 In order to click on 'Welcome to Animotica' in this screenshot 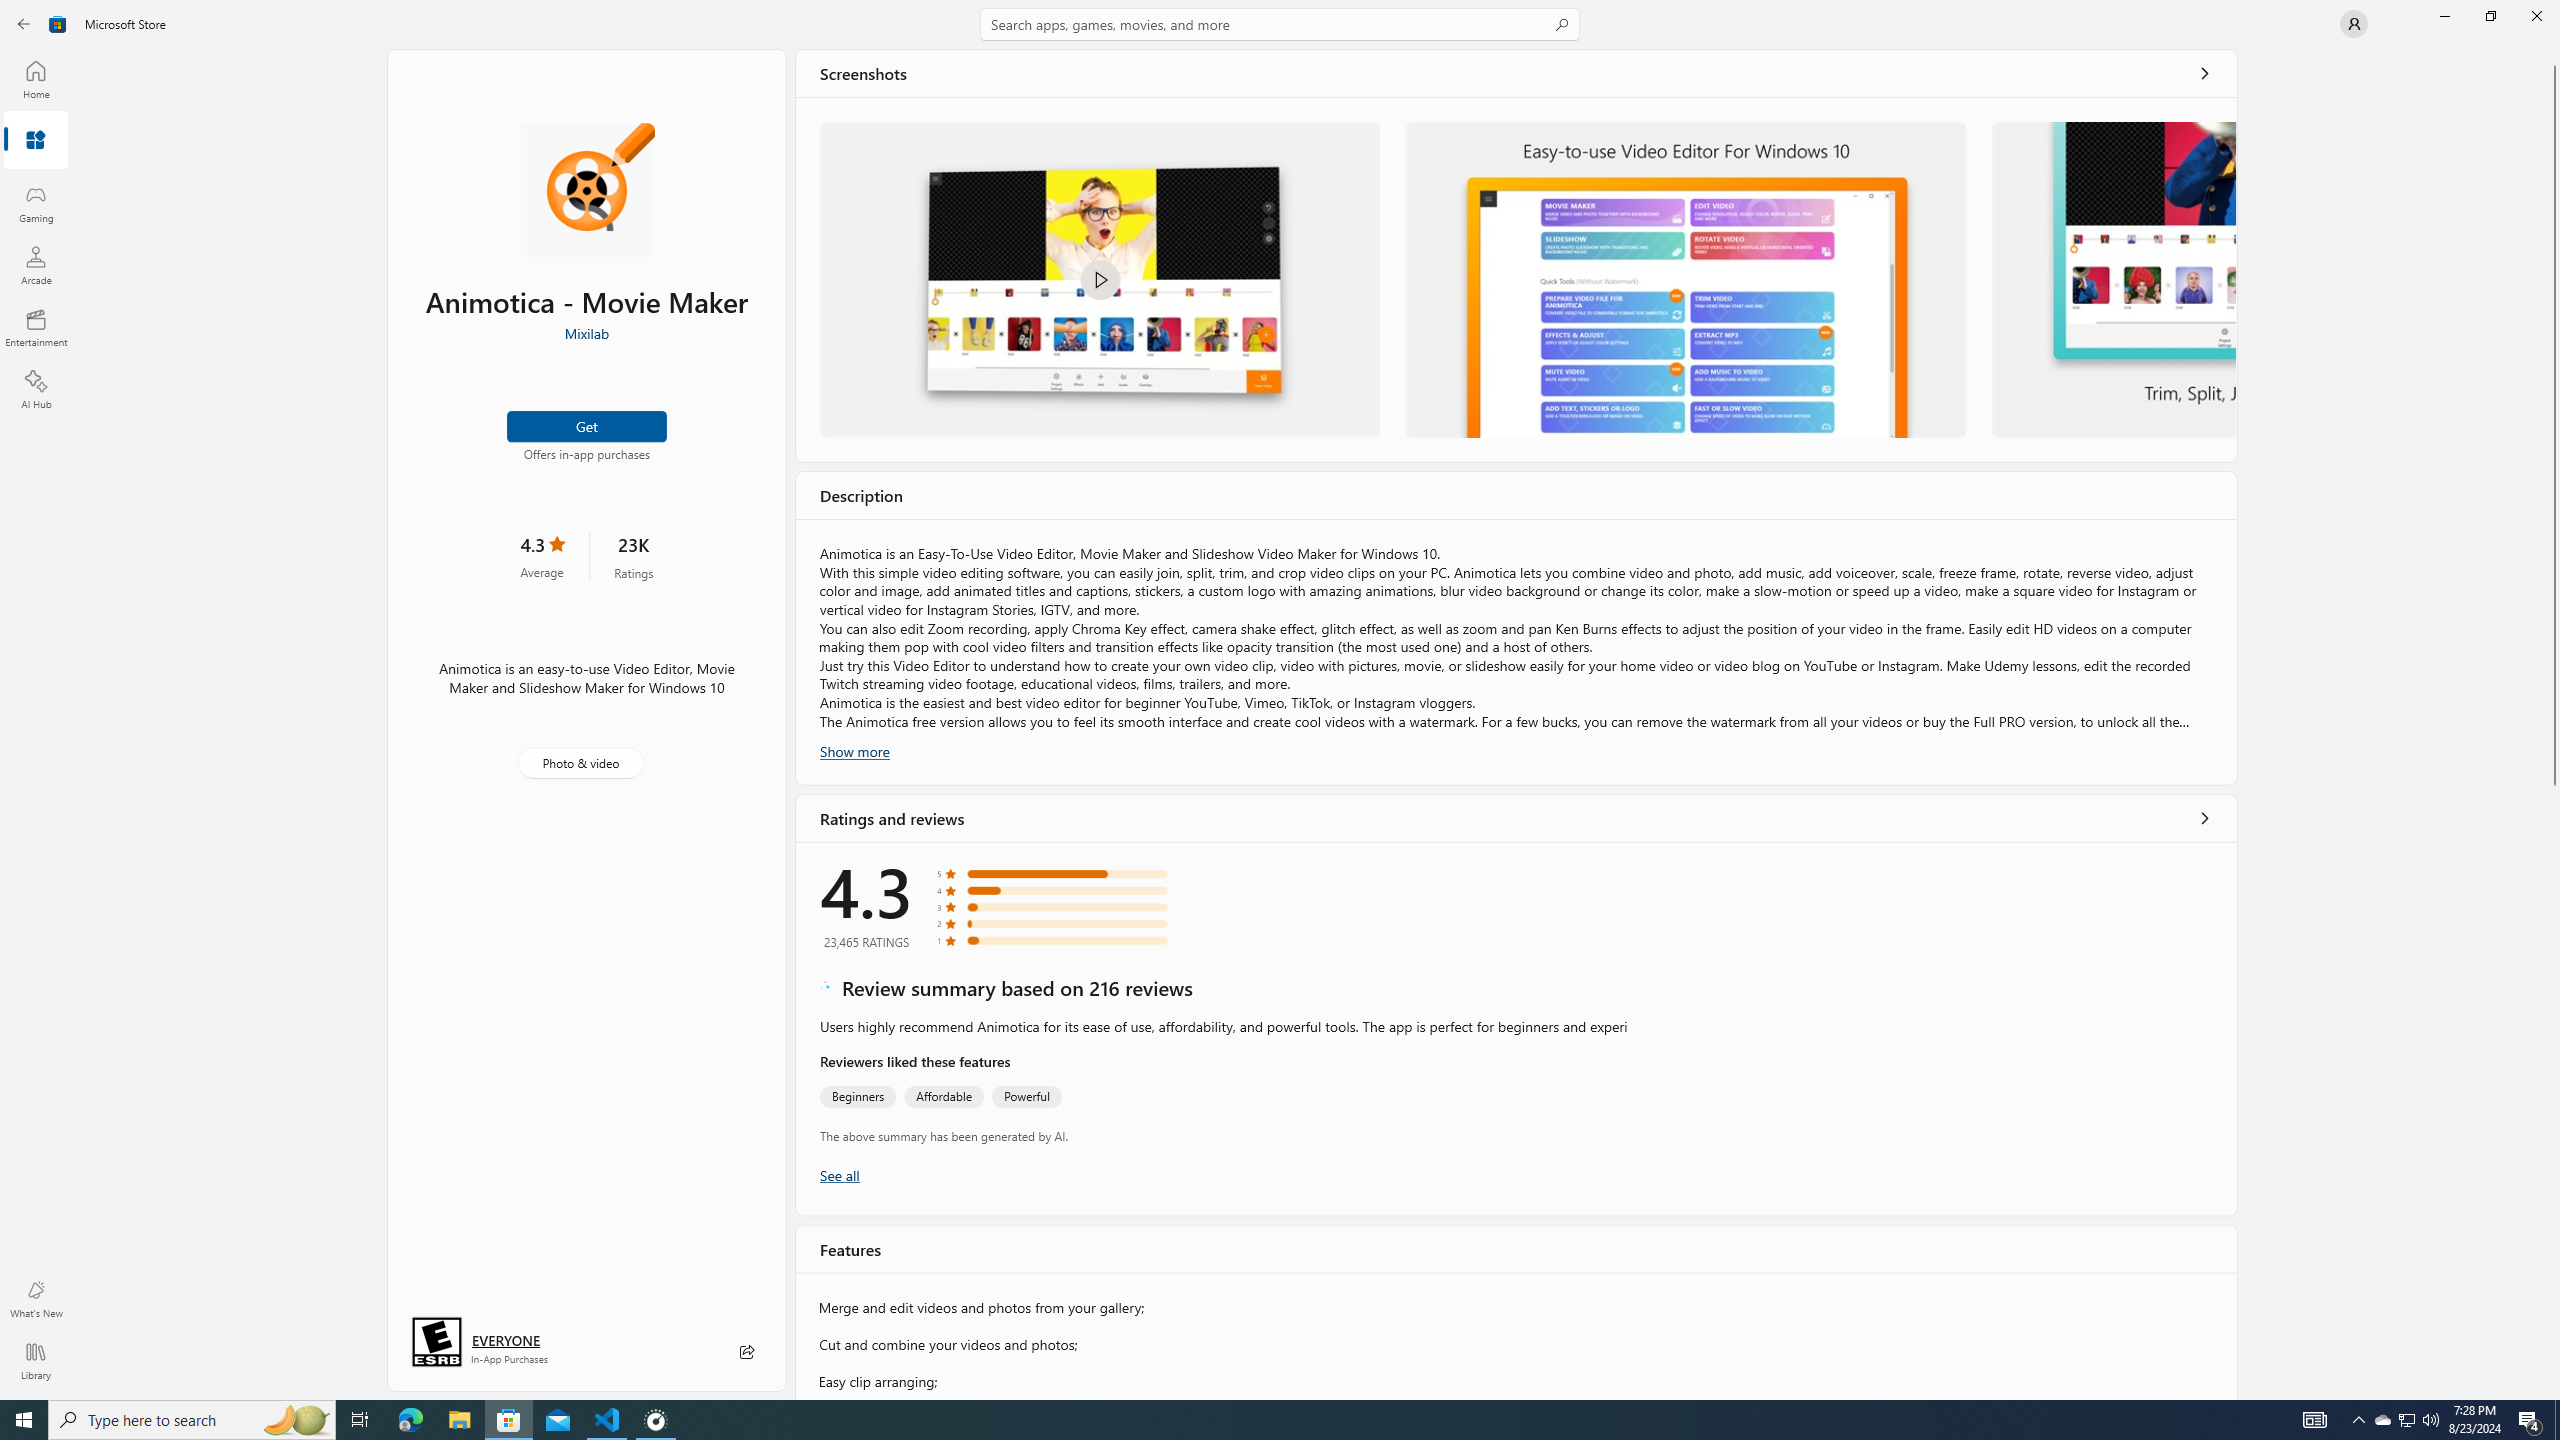, I will do `click(1098, 279)`.